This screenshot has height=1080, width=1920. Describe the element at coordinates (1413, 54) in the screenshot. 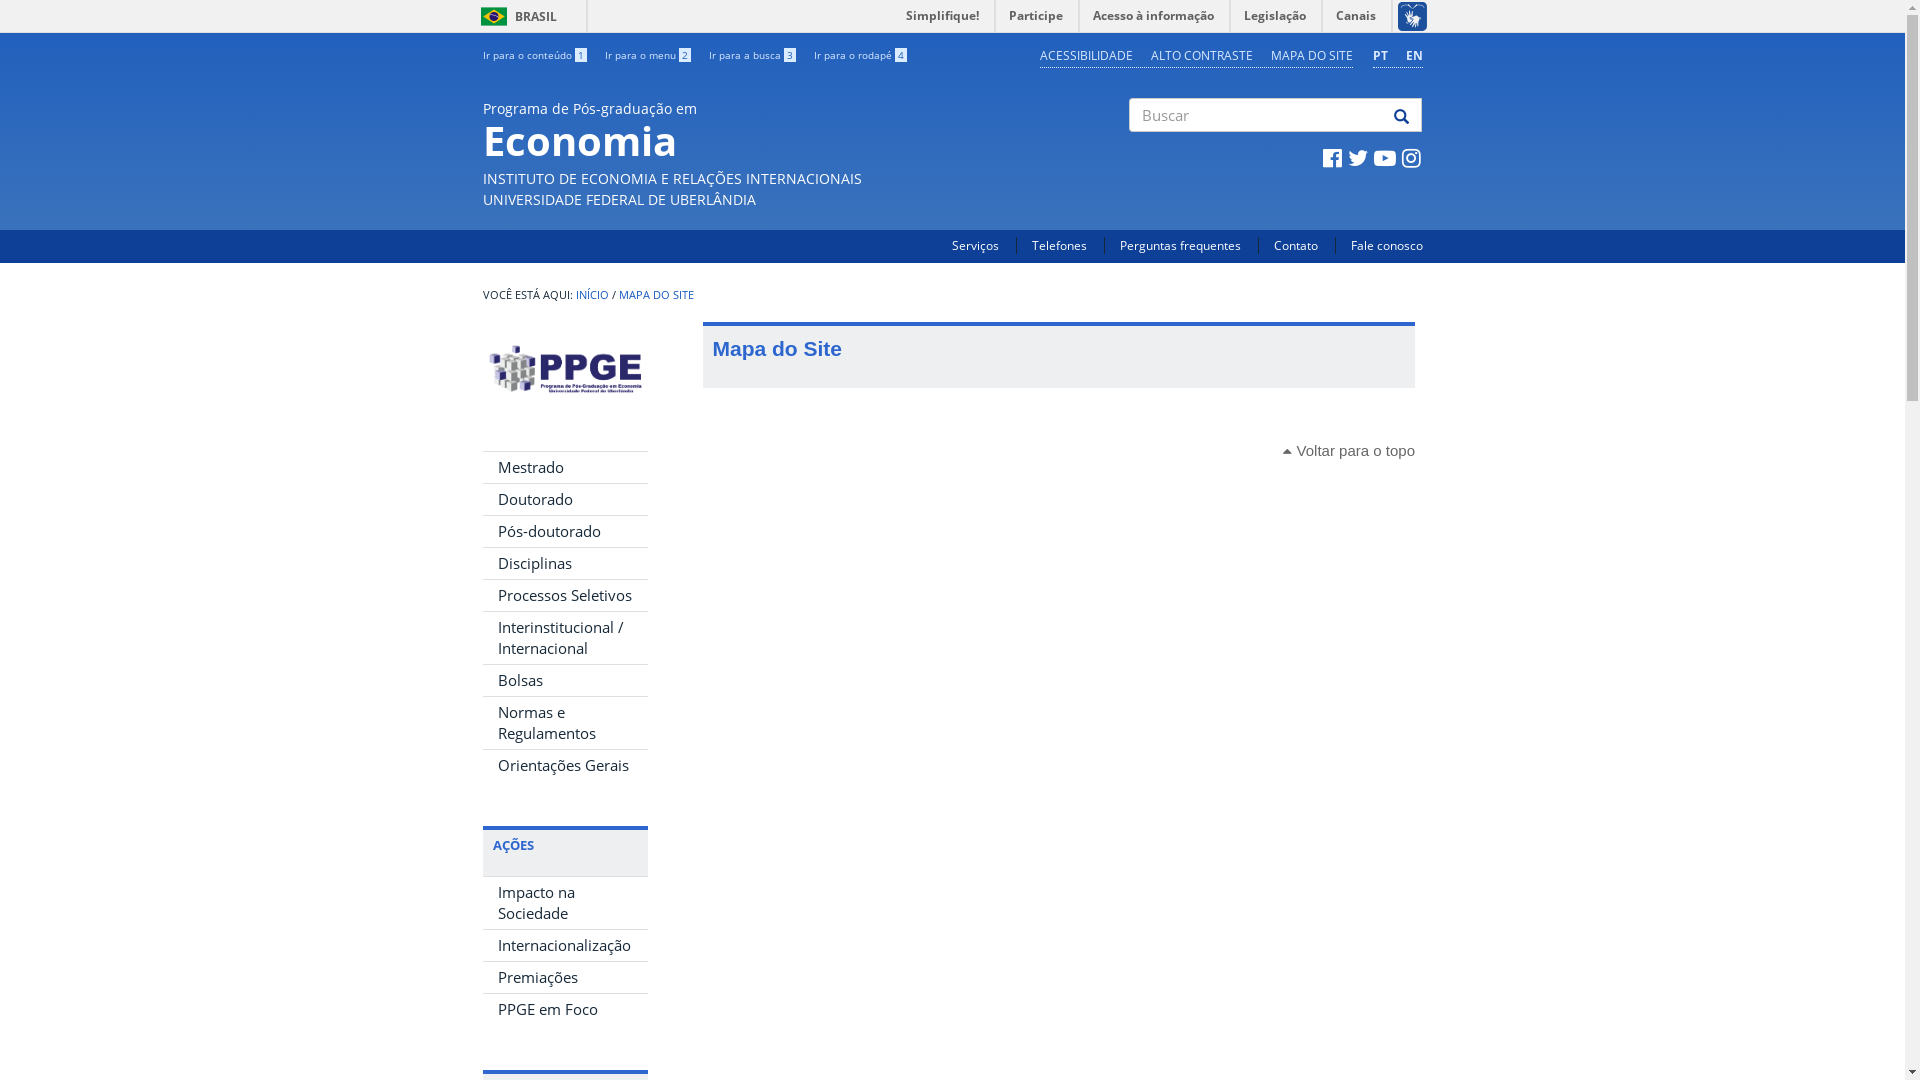

I see `'EN'` at that location.